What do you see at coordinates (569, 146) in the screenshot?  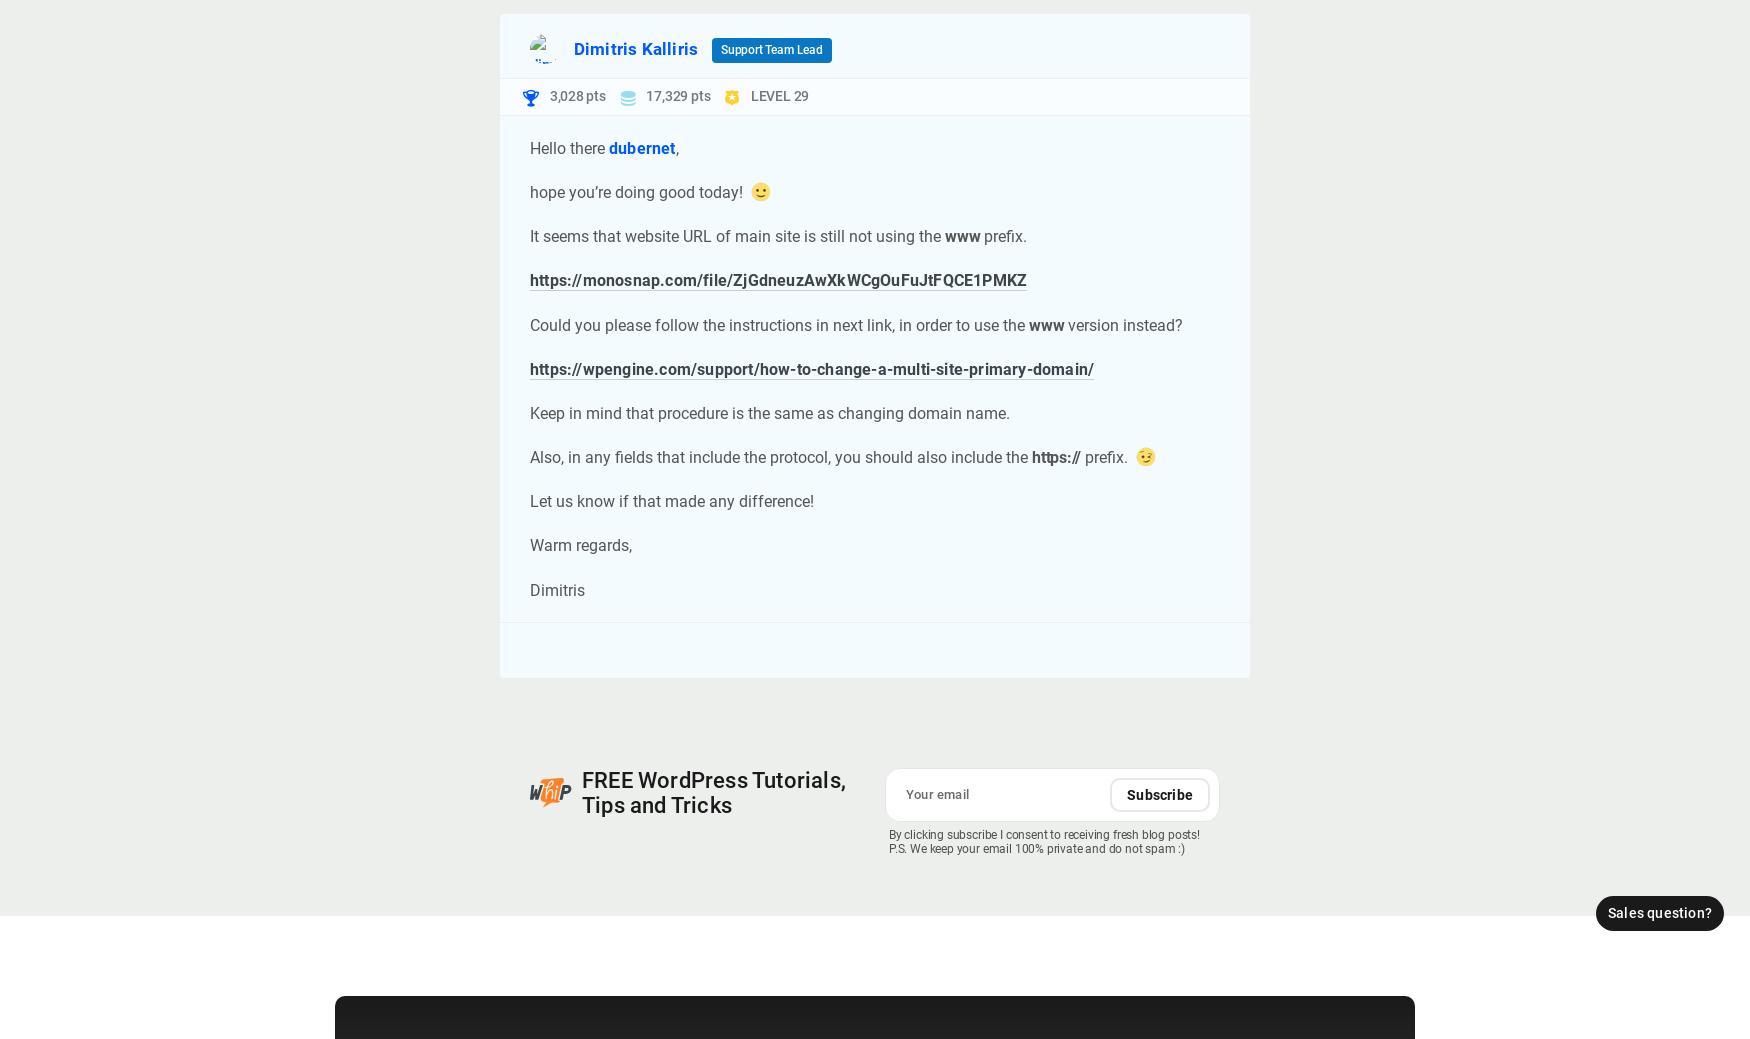 I see `'Hello there'` at bounding box center [569, 146].